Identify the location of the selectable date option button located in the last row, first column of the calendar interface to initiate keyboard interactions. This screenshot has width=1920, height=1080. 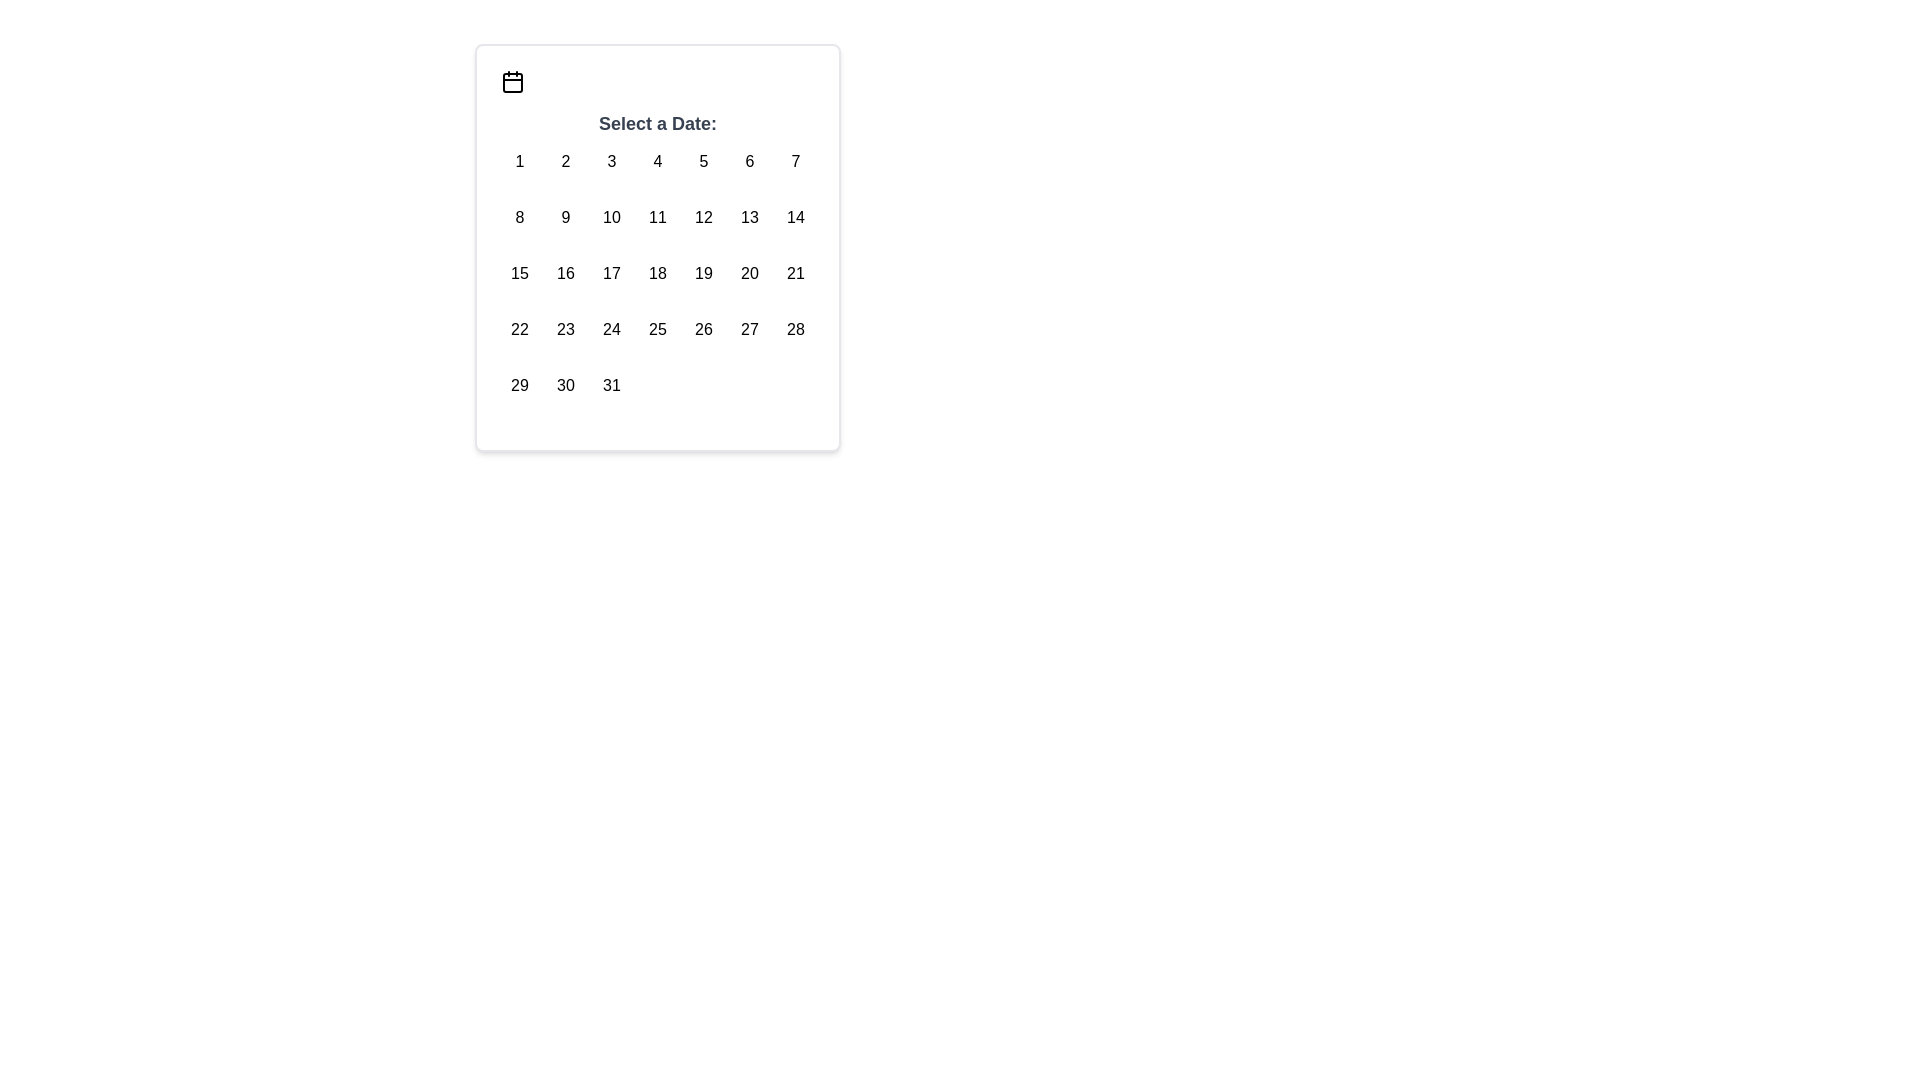
(519, 385).